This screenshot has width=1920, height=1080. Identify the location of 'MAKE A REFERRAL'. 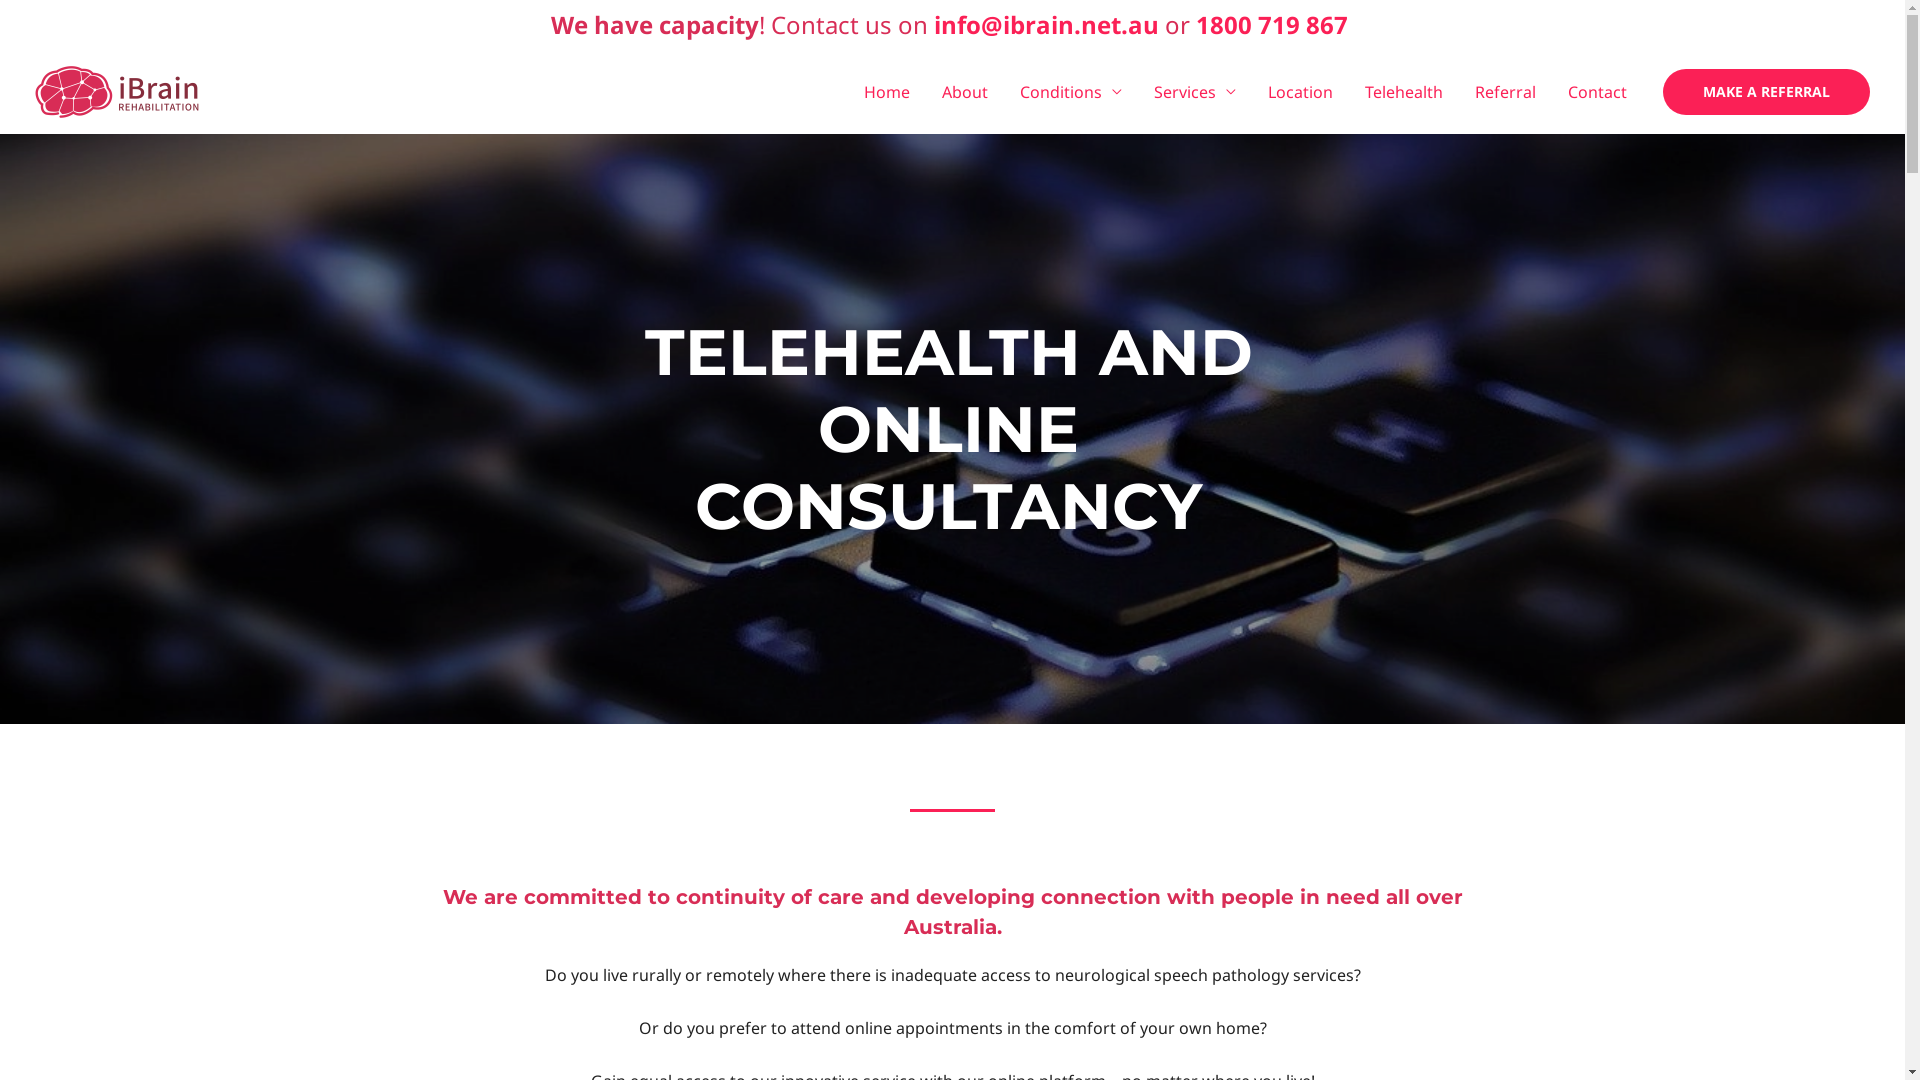
(1662, 92).